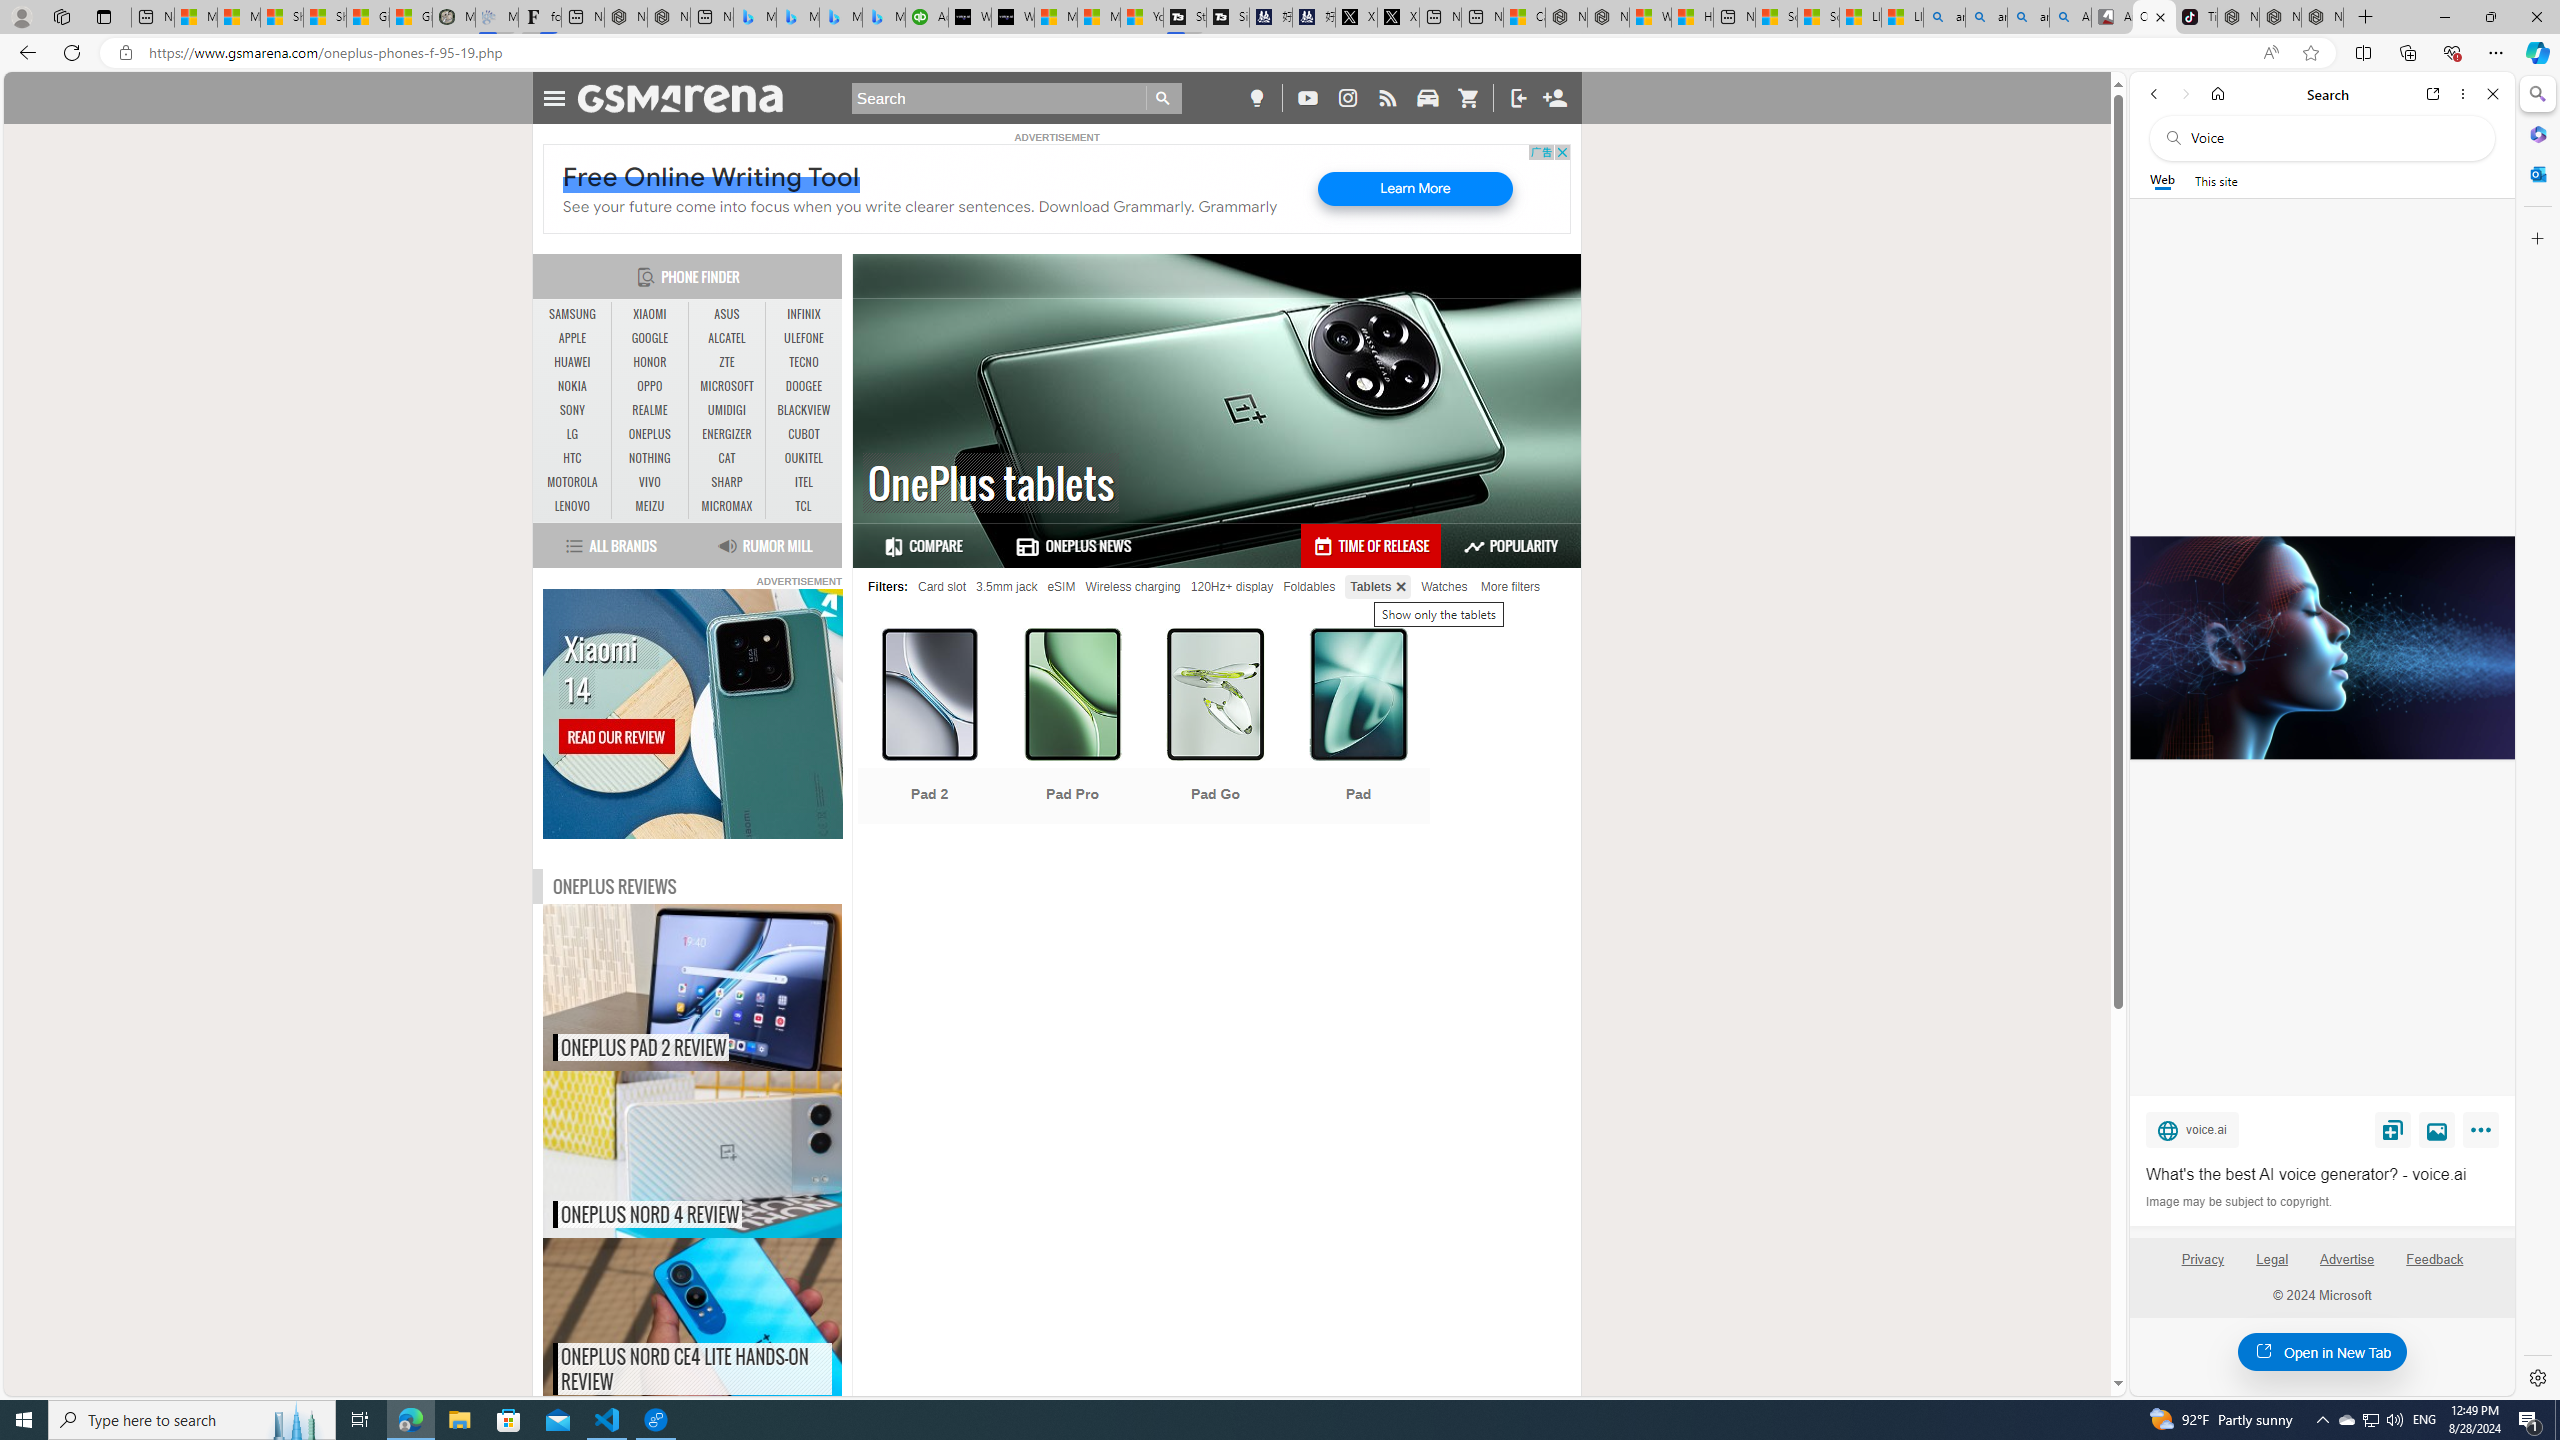  Describe the element at coordinates (1006, 585) in the screenshot. I see `'3.5mm jack'` at that location.